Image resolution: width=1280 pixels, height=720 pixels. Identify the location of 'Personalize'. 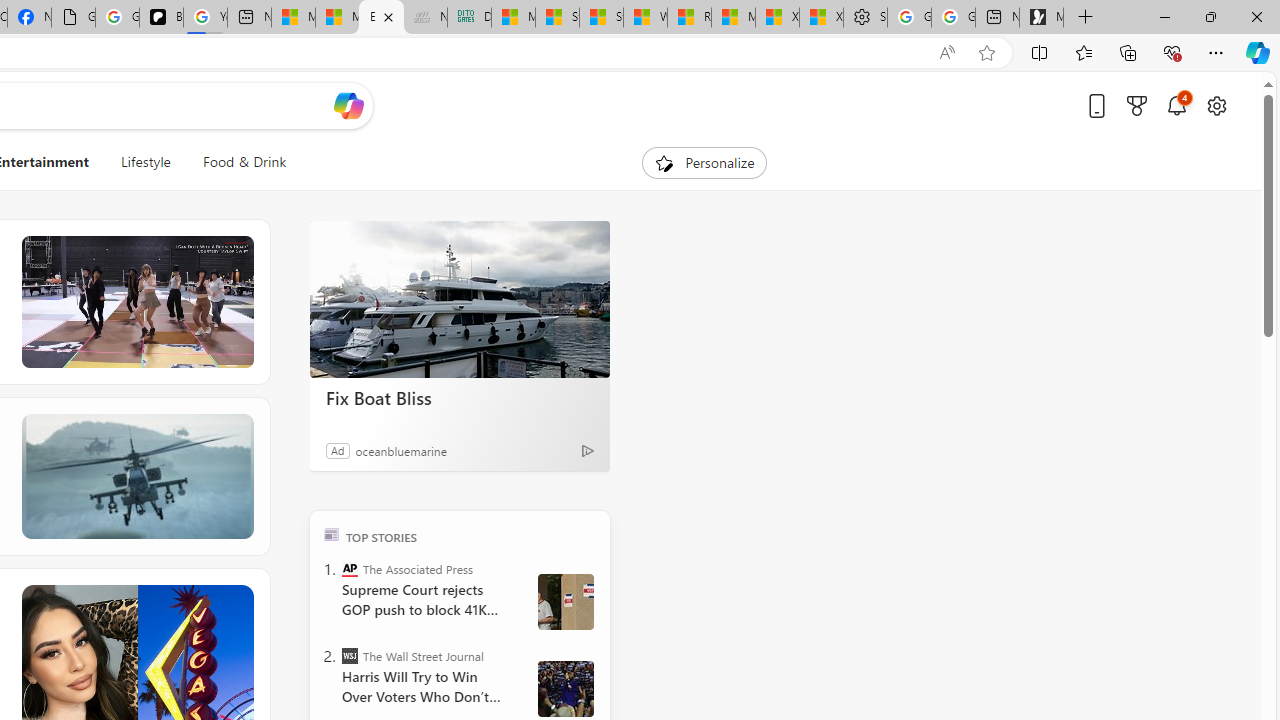
(704, 162).